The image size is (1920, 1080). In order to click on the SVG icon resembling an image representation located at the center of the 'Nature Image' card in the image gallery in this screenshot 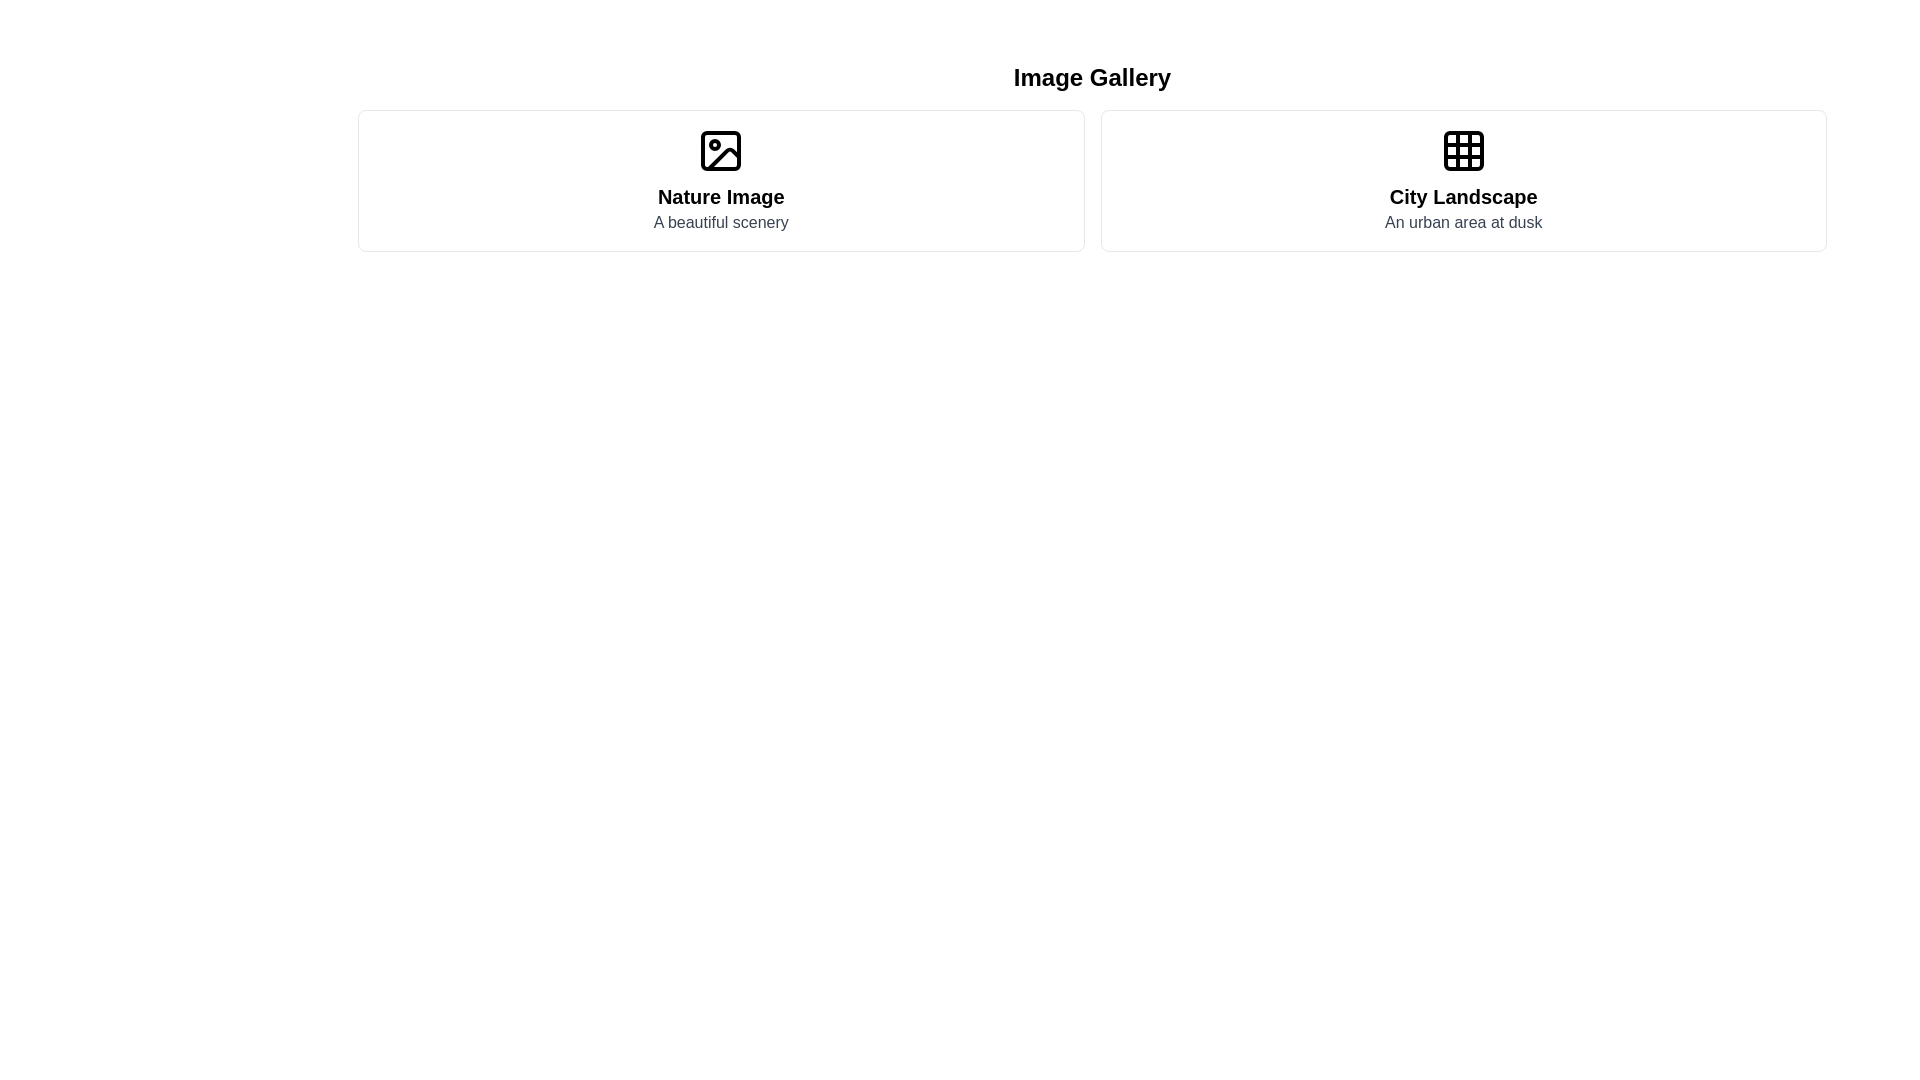, I will do `click(720, 149)`.